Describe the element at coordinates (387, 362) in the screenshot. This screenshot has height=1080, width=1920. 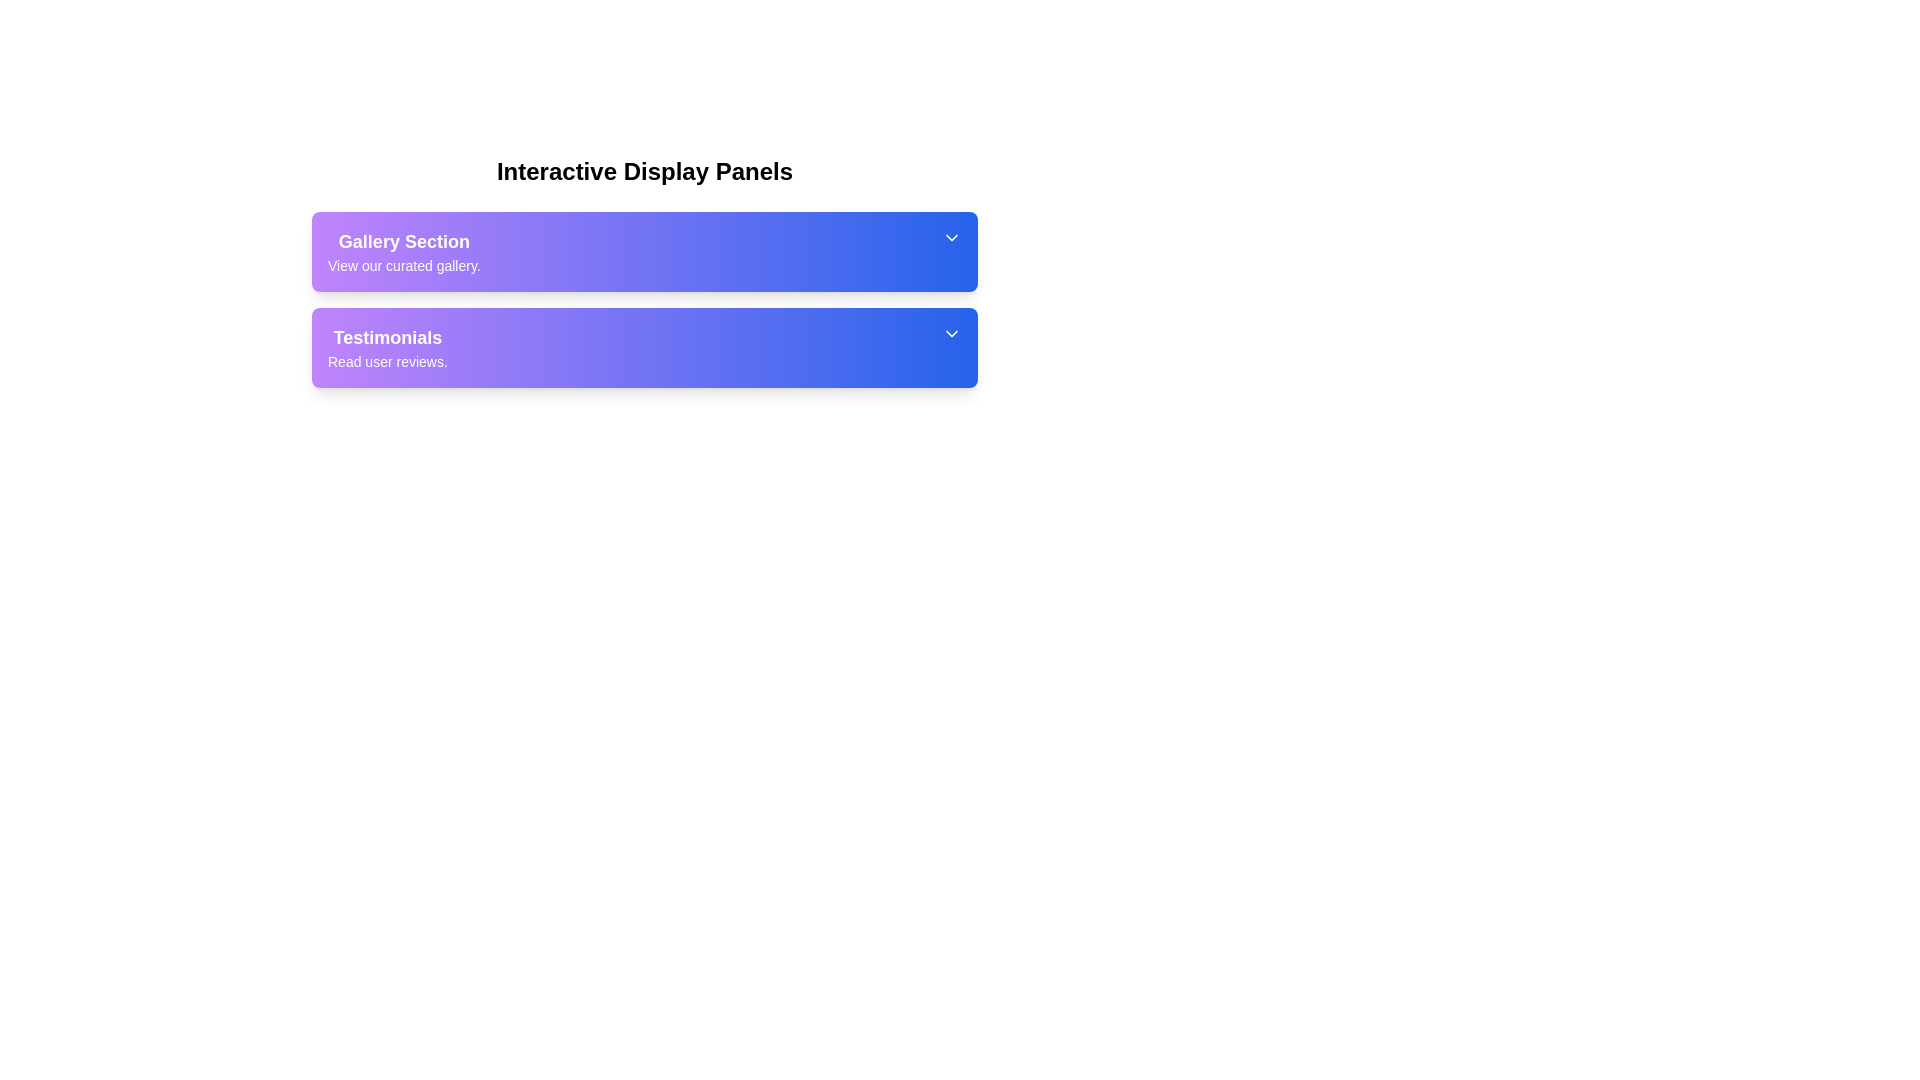
I see `the text label displaying 'Read user reviews.' which is positioned below 'Testimonials' and is styled in a smaller font size on a gradient background panel` at that location.